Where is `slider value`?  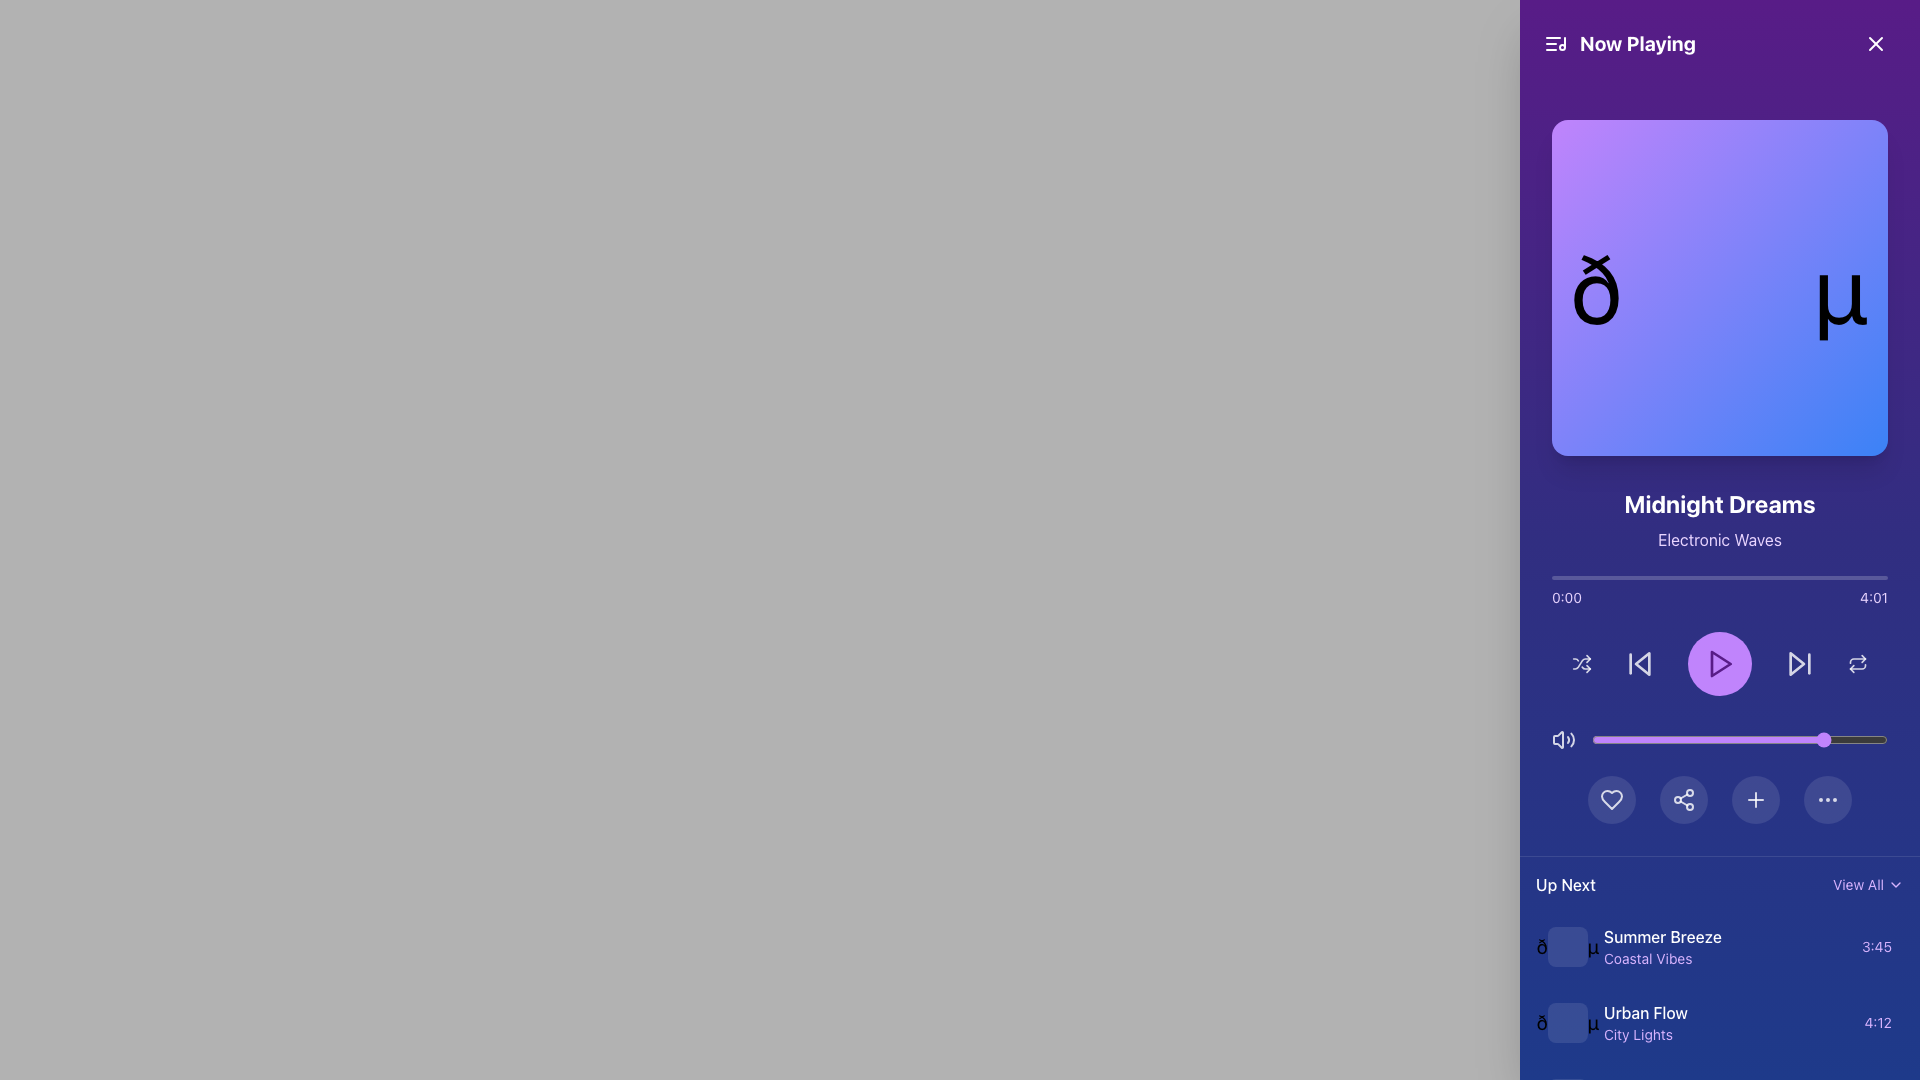 slider value is located at coordinates (1648, 740).